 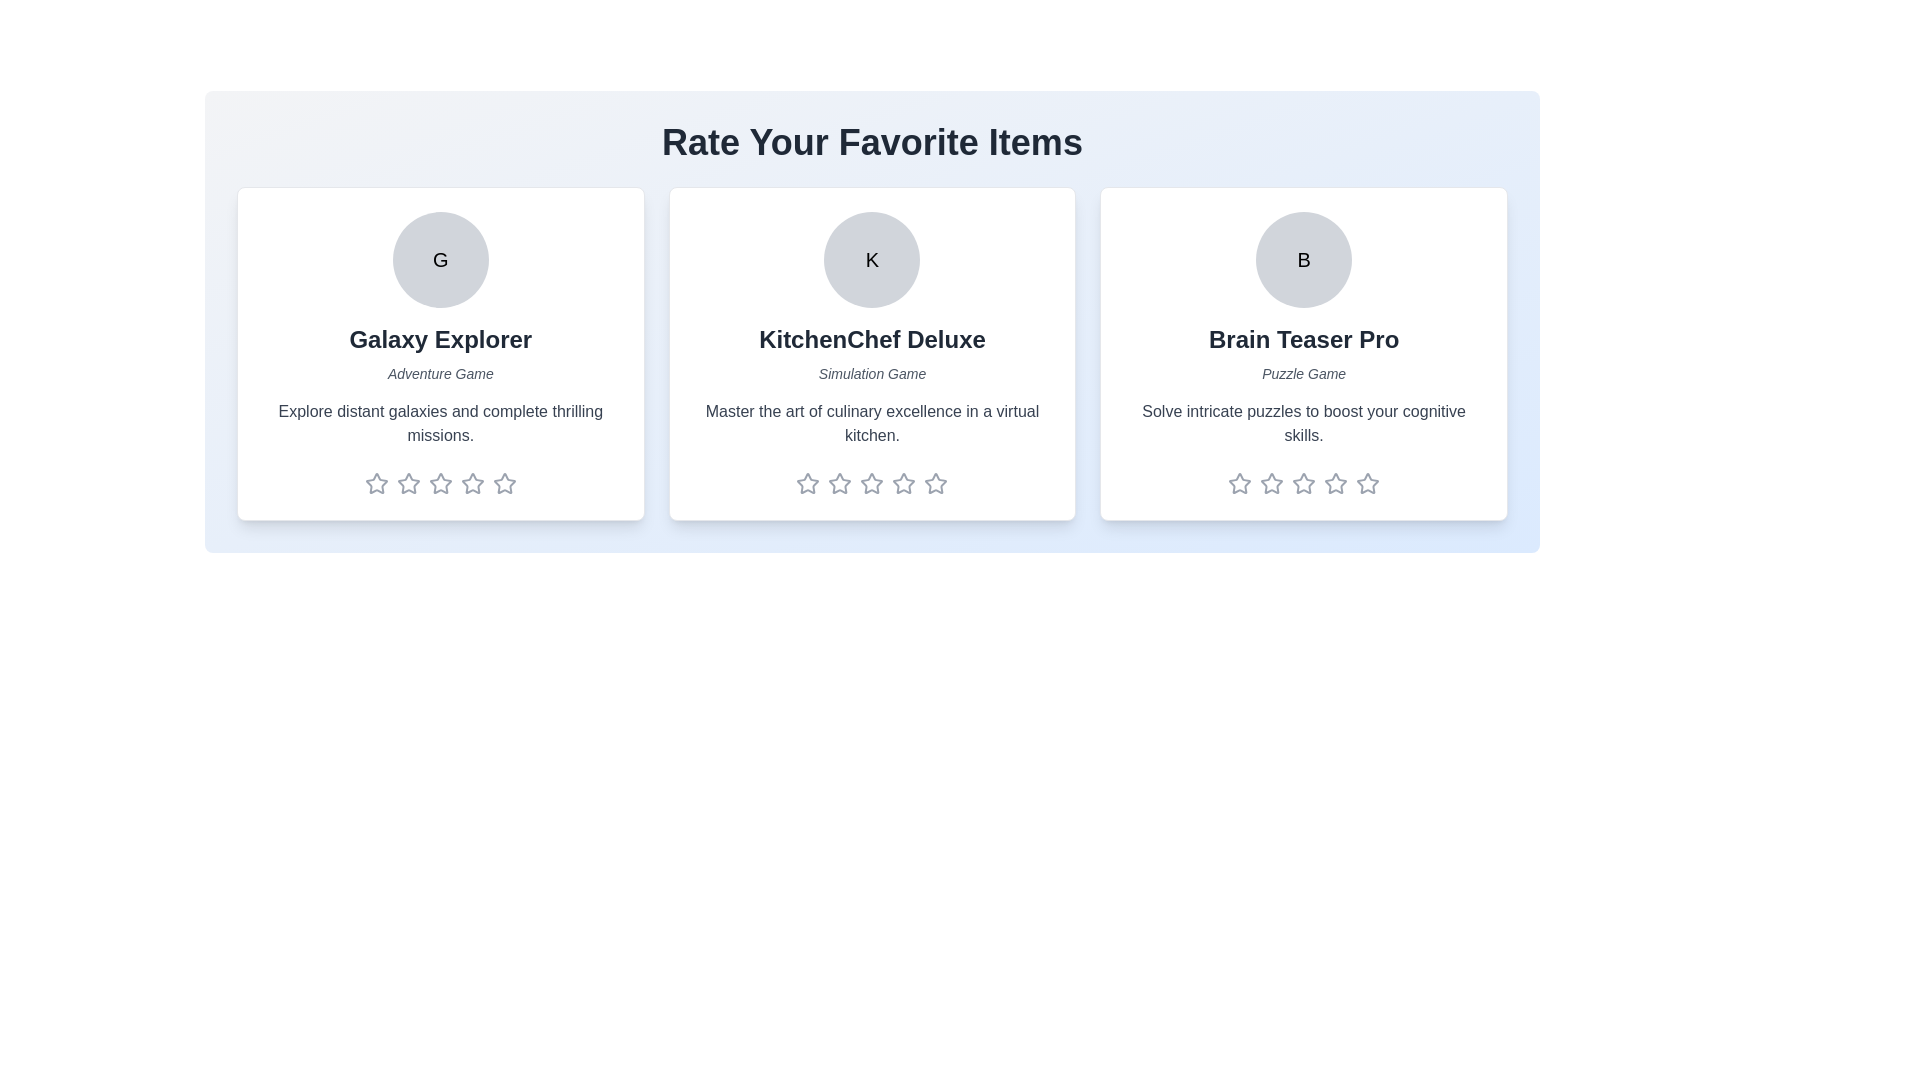 What do you see at coordinates (504, 483) in the screenshot?
I see `the rating of the item to 5 stars by clicking on the corresponding star` at bounding box center [504, 483].